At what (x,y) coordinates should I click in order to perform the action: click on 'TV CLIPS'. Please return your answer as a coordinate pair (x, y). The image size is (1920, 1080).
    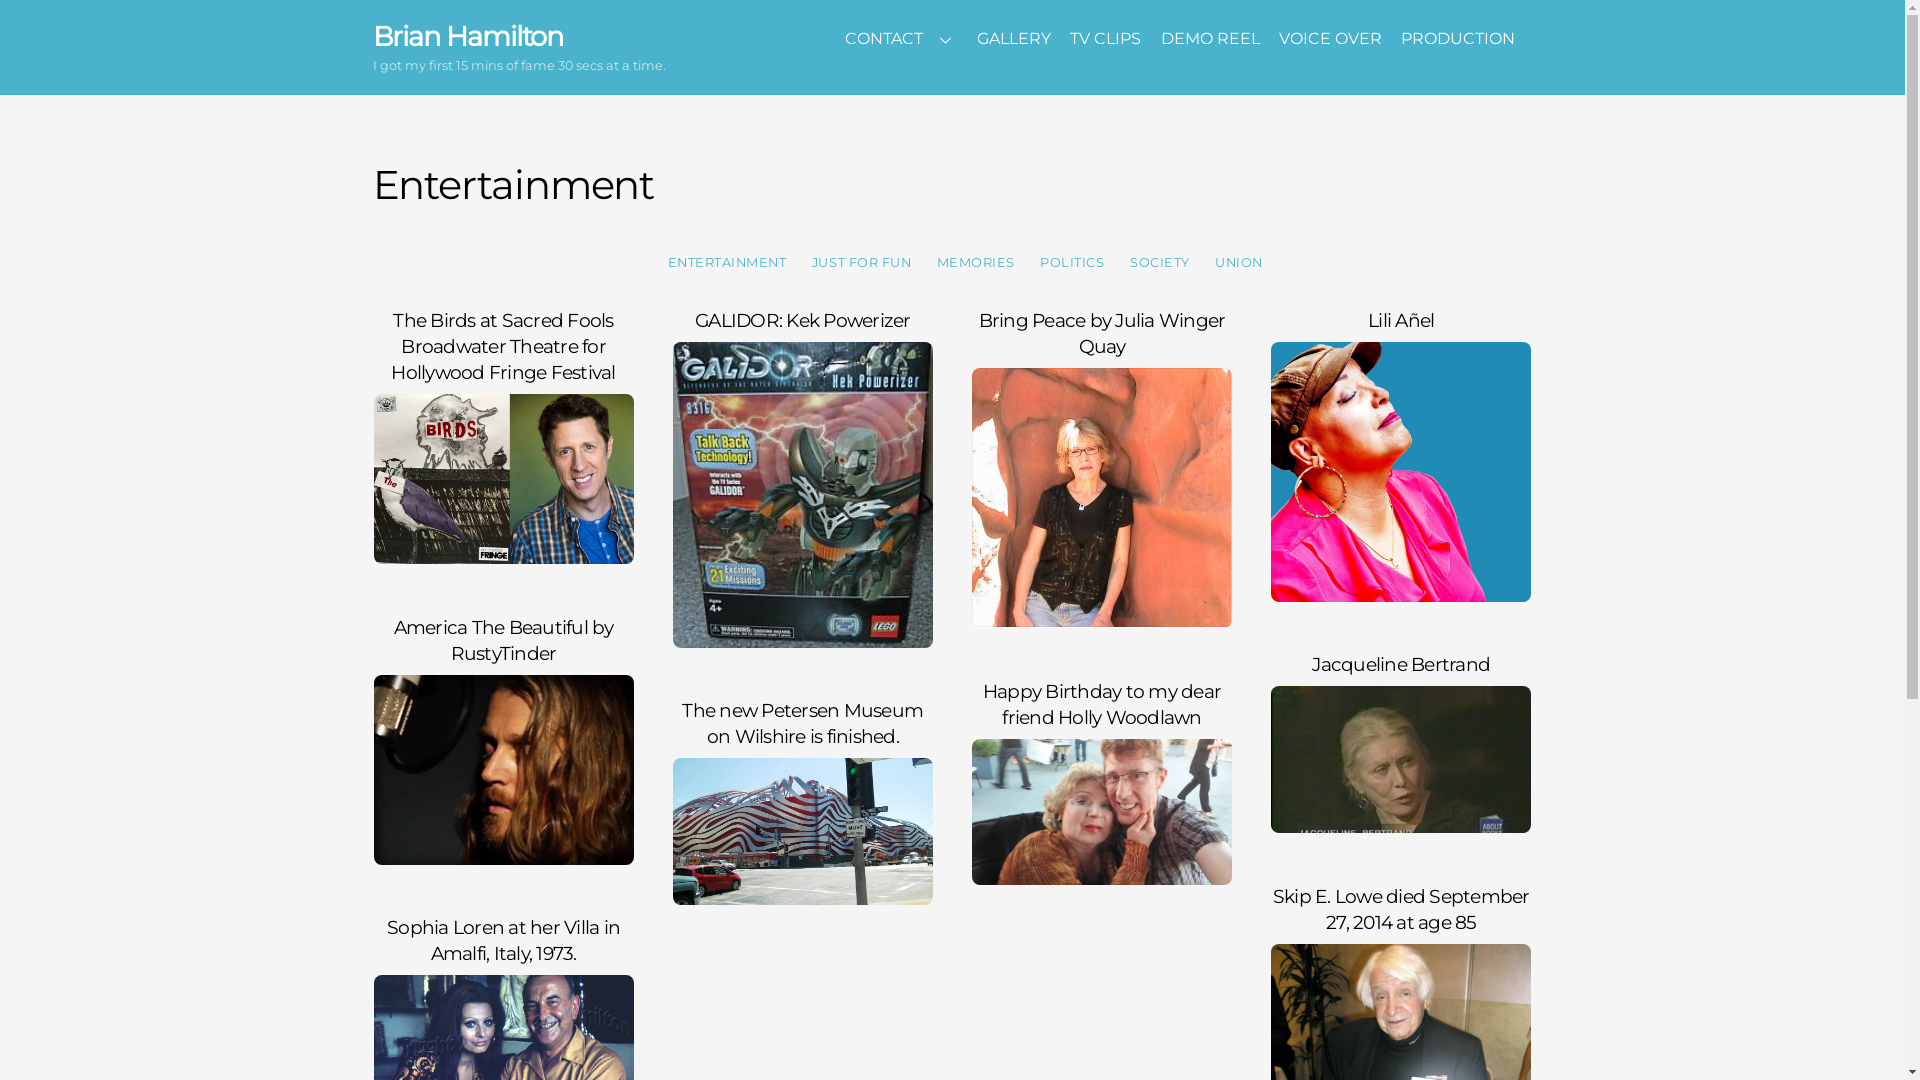
    Looking at the image, I should click on (1104, 38).